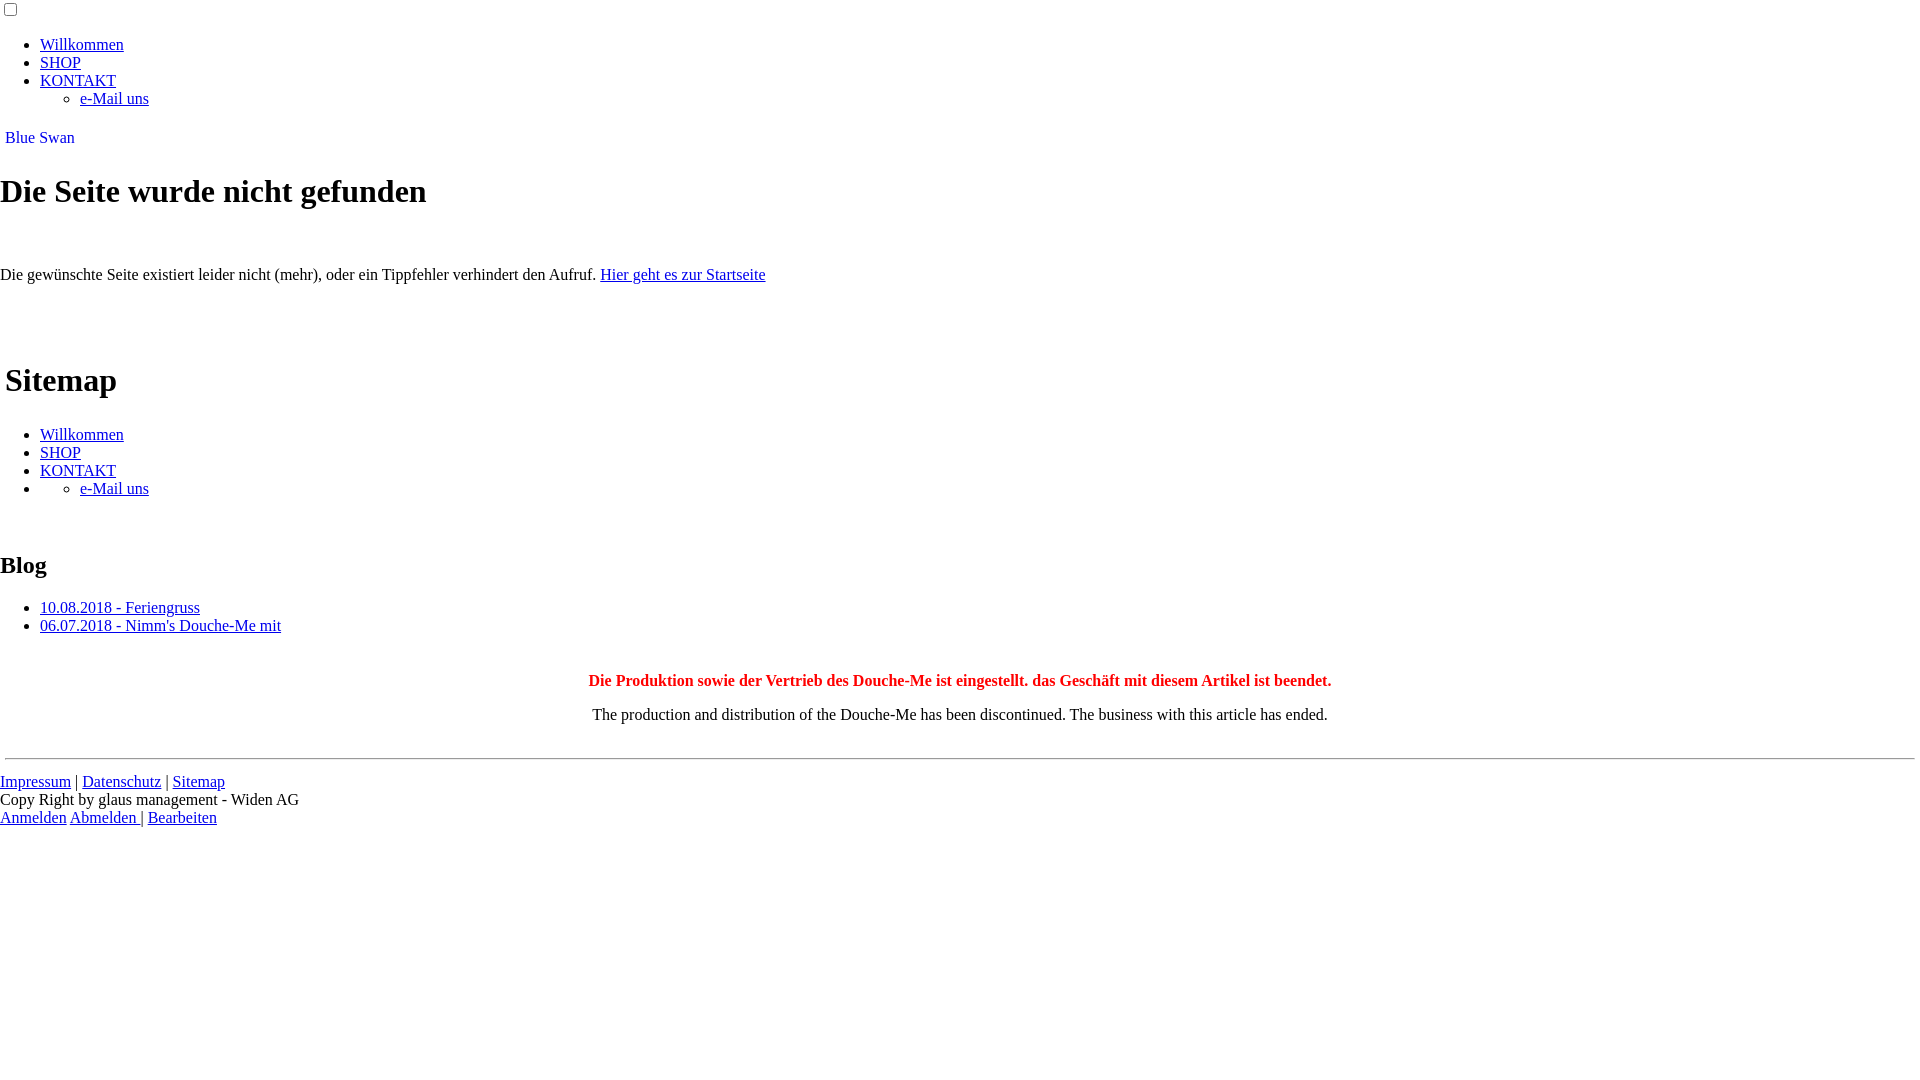  Describe the element at coordinates (198, 780) in the screenshot. I see `'Sitemap'` at that location.